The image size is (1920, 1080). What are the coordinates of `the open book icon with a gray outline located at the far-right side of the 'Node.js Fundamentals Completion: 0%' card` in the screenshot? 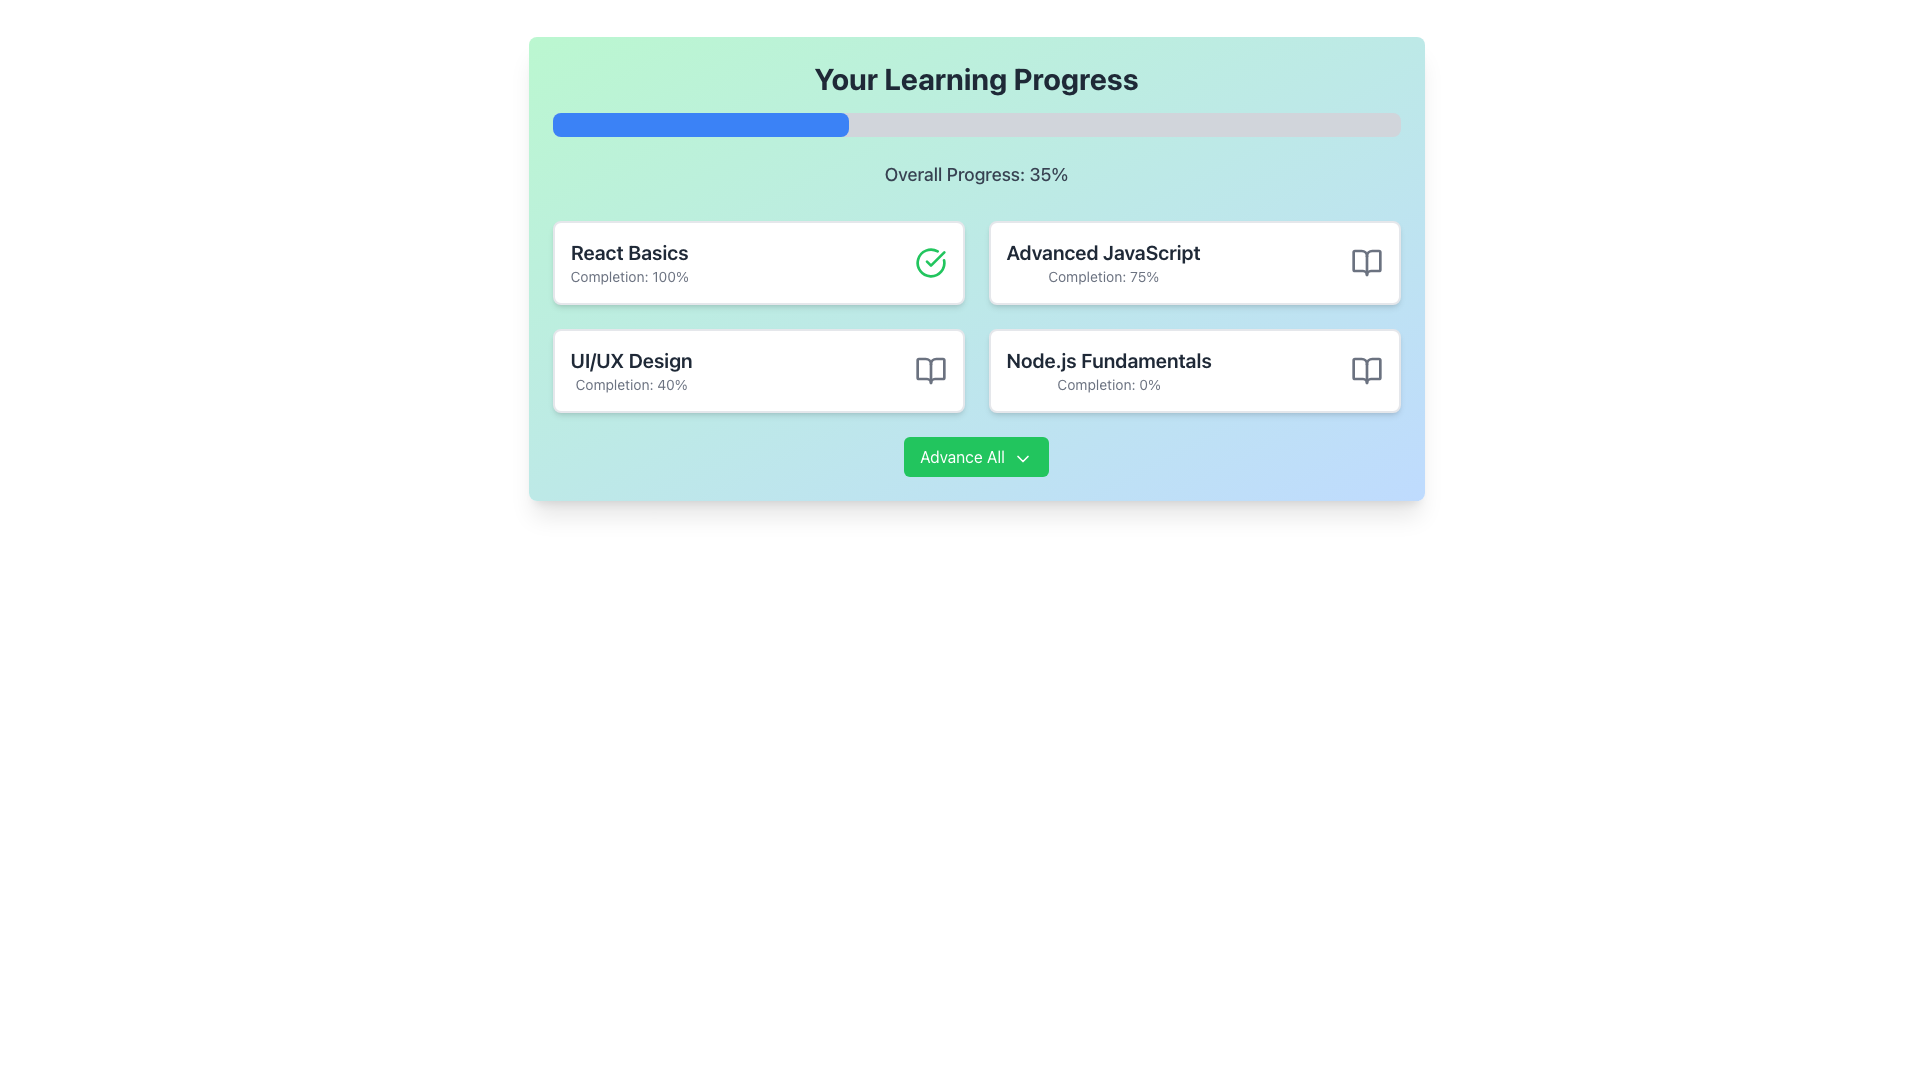 It's located at (1365, 370).